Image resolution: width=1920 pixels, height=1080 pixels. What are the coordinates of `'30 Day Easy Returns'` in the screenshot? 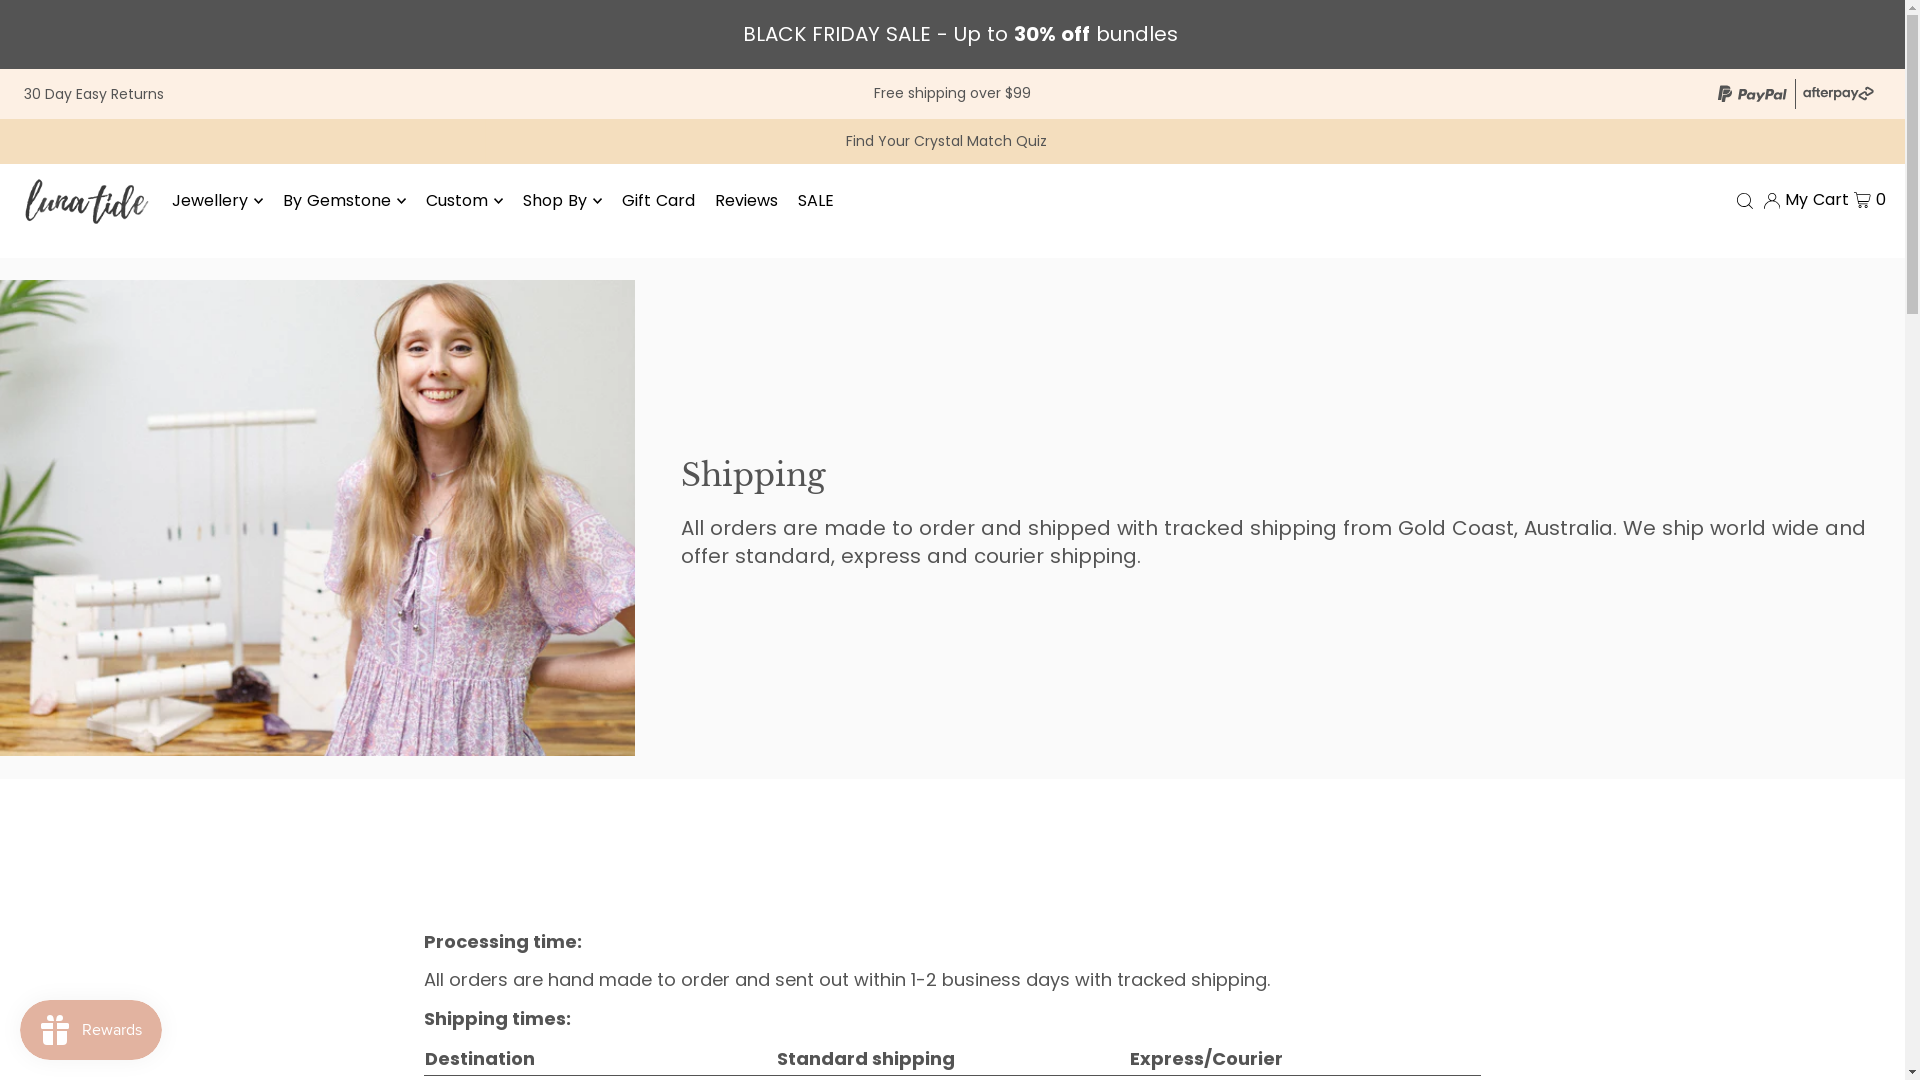 It's located at (93, 93).